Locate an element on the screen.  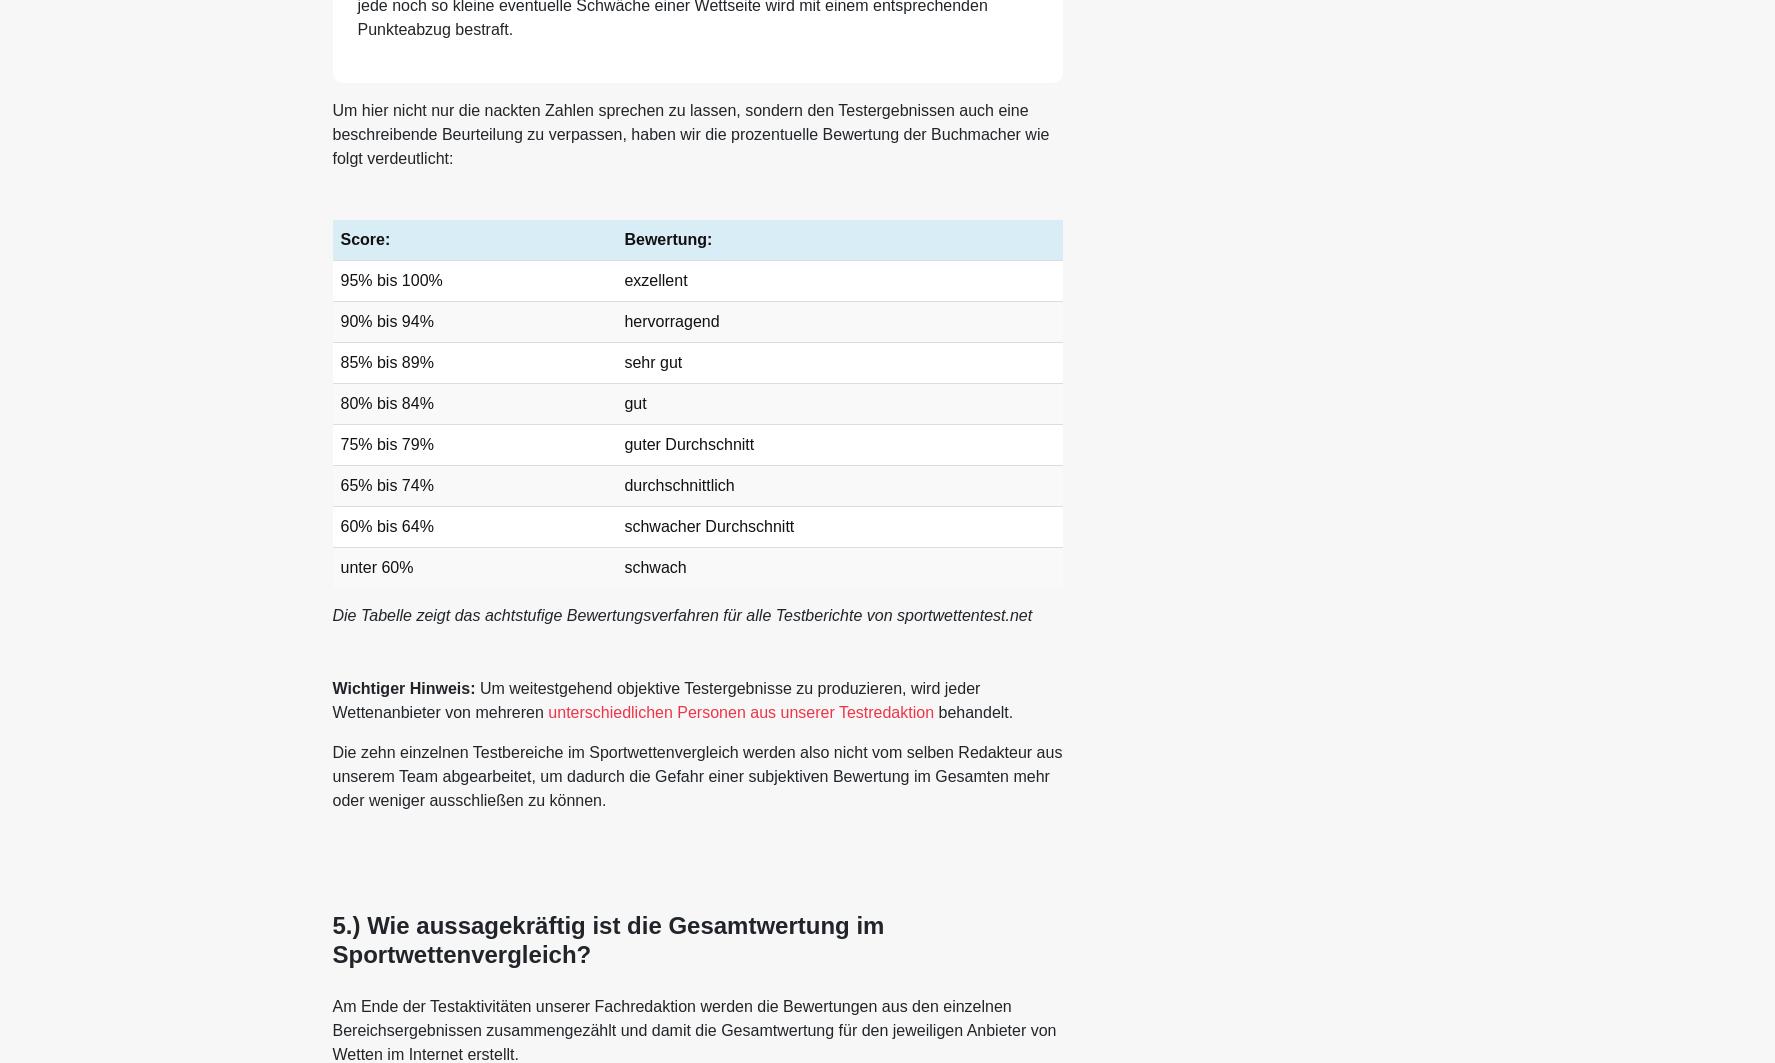
'durchschnittlich' is located at coordinates (677, 485).